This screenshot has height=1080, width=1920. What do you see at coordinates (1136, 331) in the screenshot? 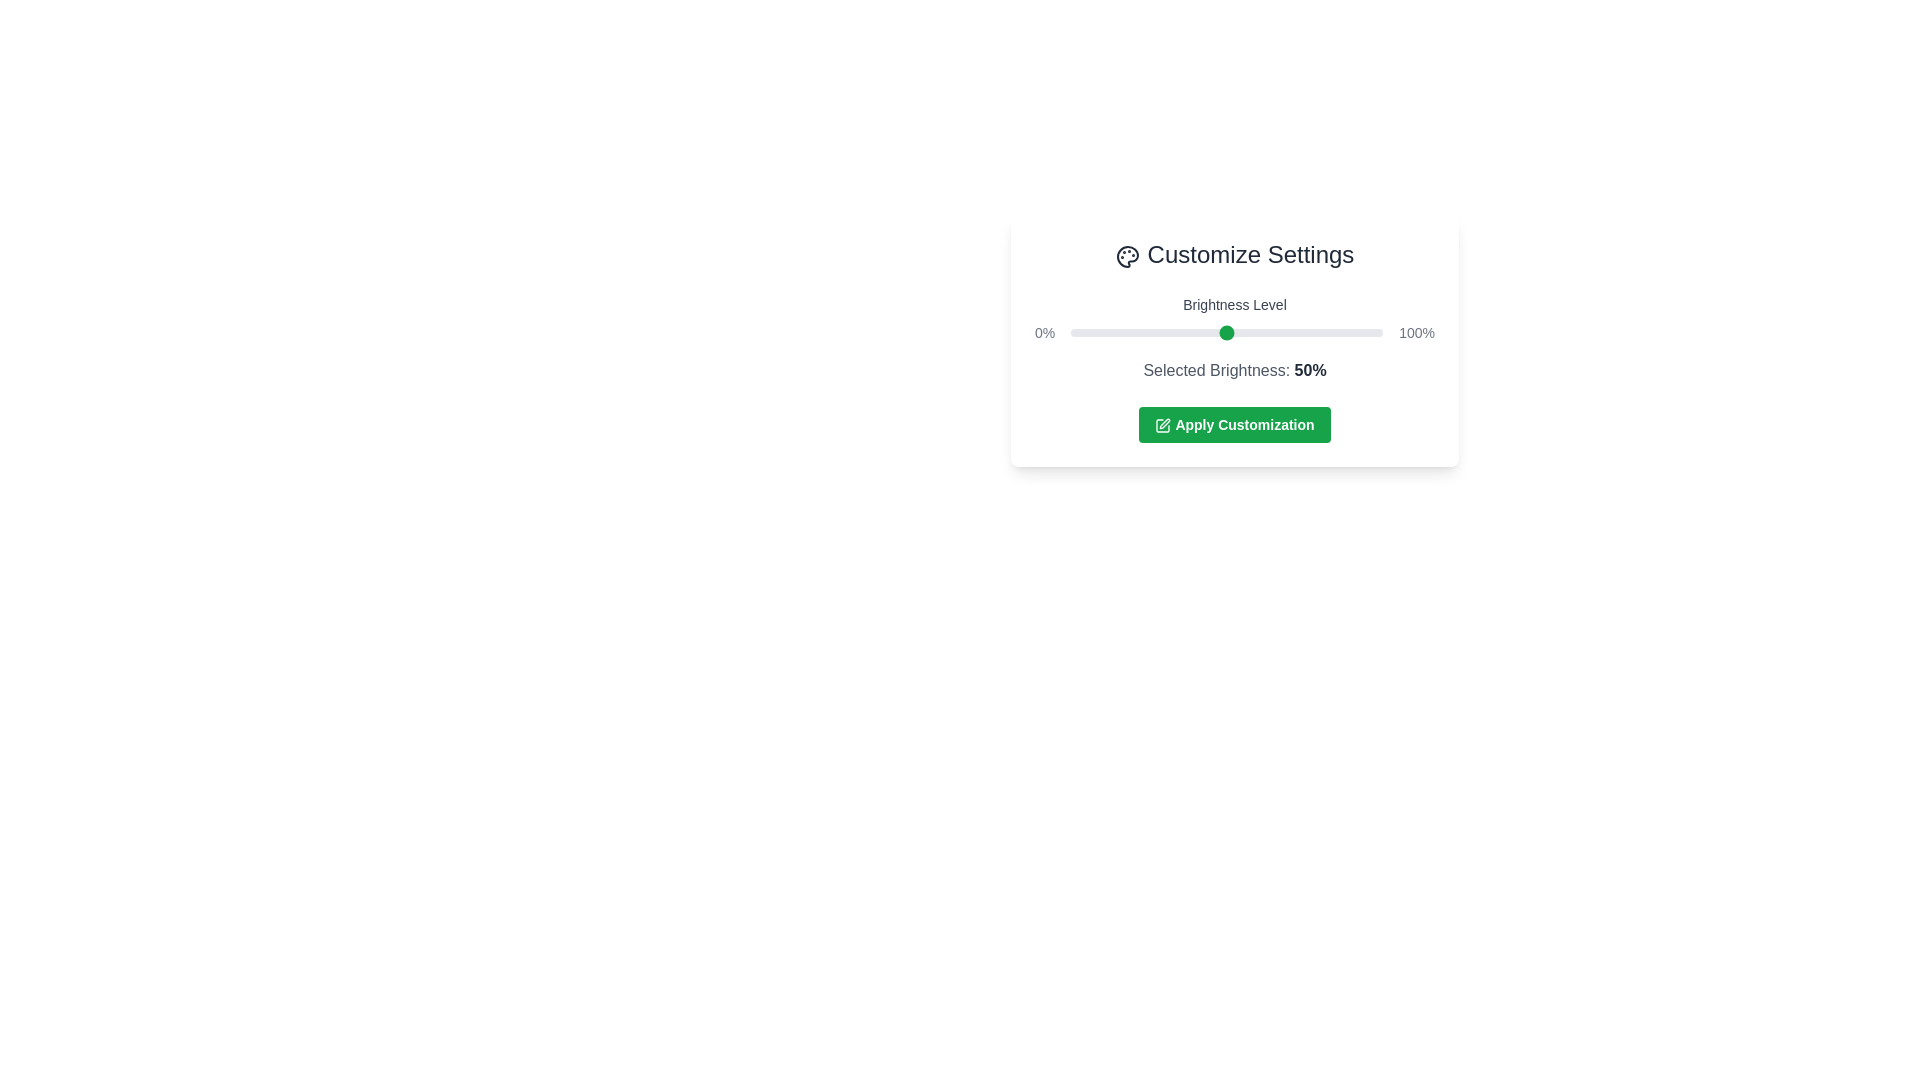
I see `the brightness` at bounding box center [1136, 331].